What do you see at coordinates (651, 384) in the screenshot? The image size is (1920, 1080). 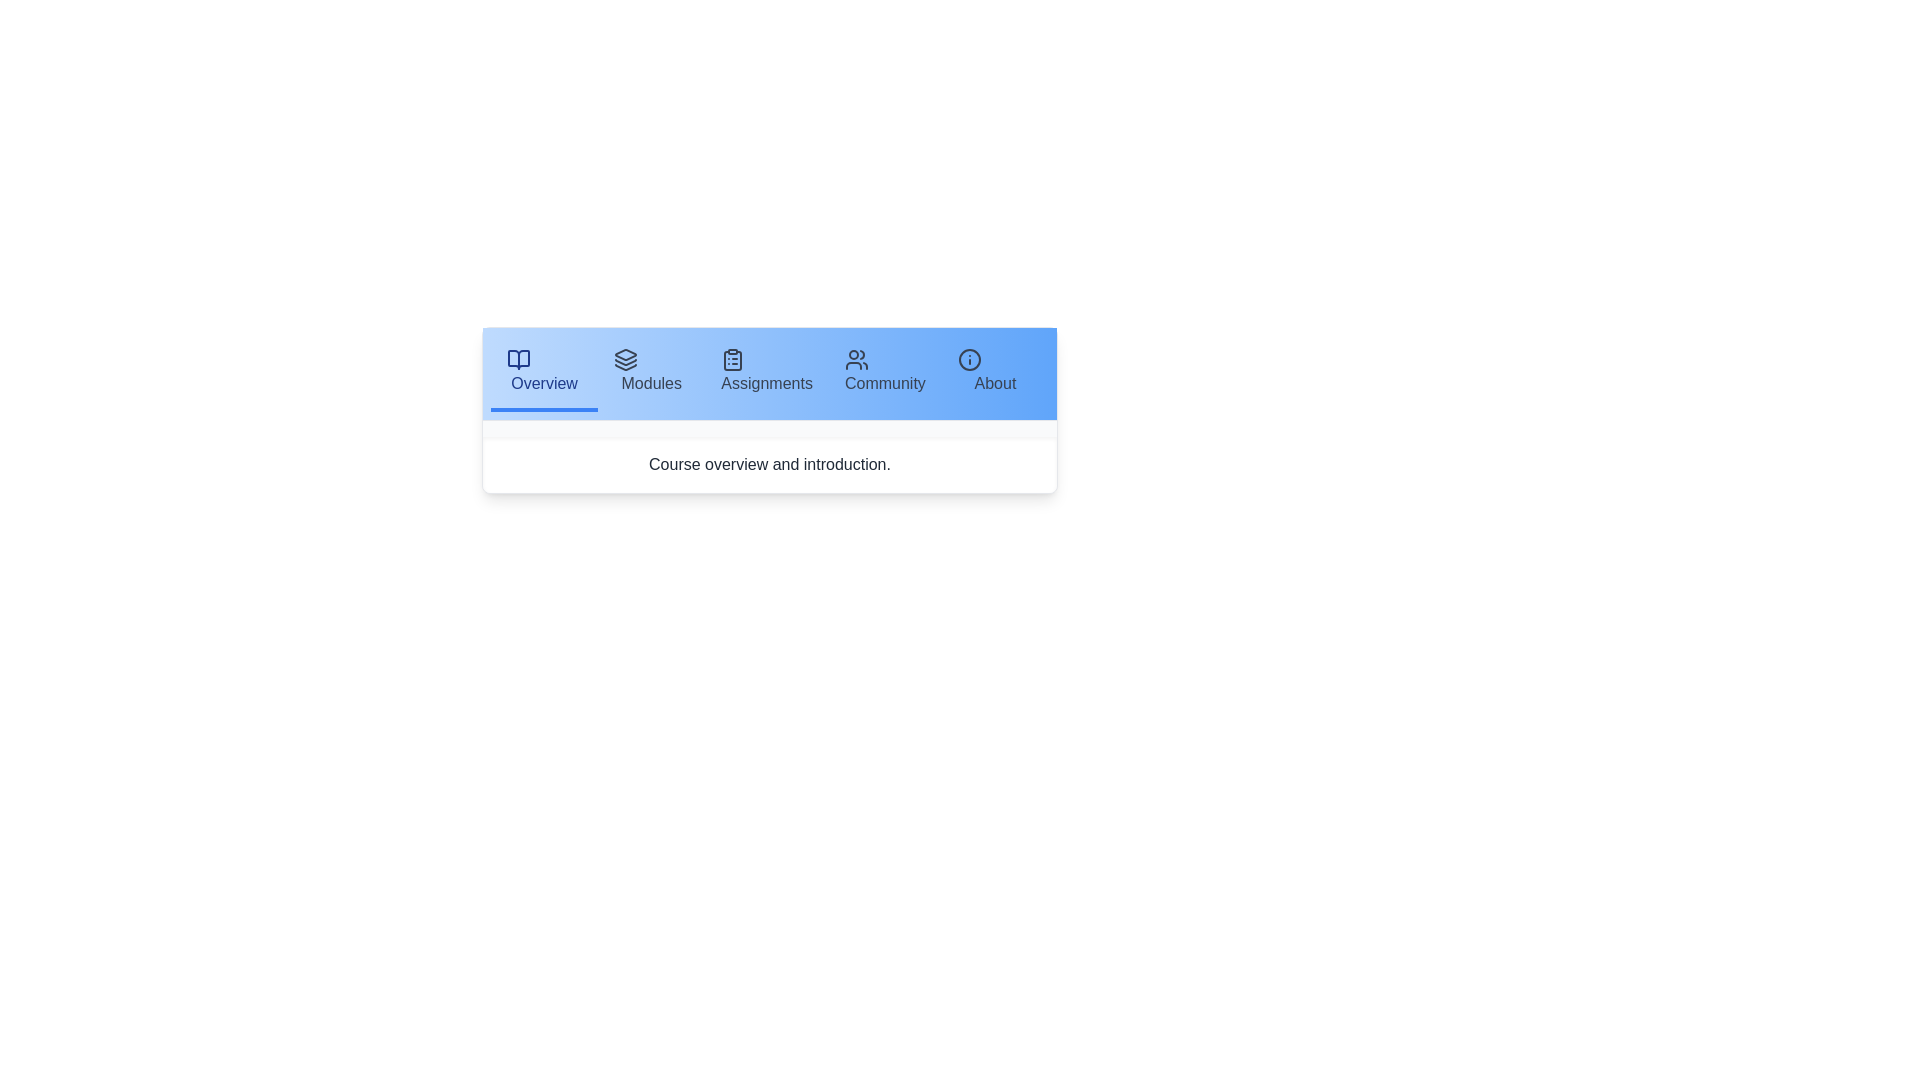 I see `the 'Modules' text label in the navigation tab` at bounding box center [651, 384].